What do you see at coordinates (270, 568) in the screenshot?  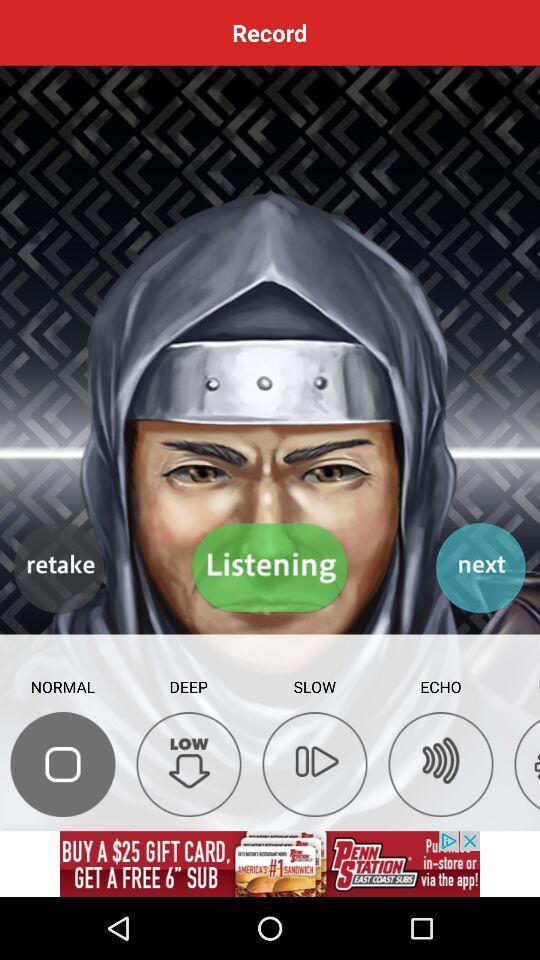 I see `the listening` at bounding box center [270, 568].